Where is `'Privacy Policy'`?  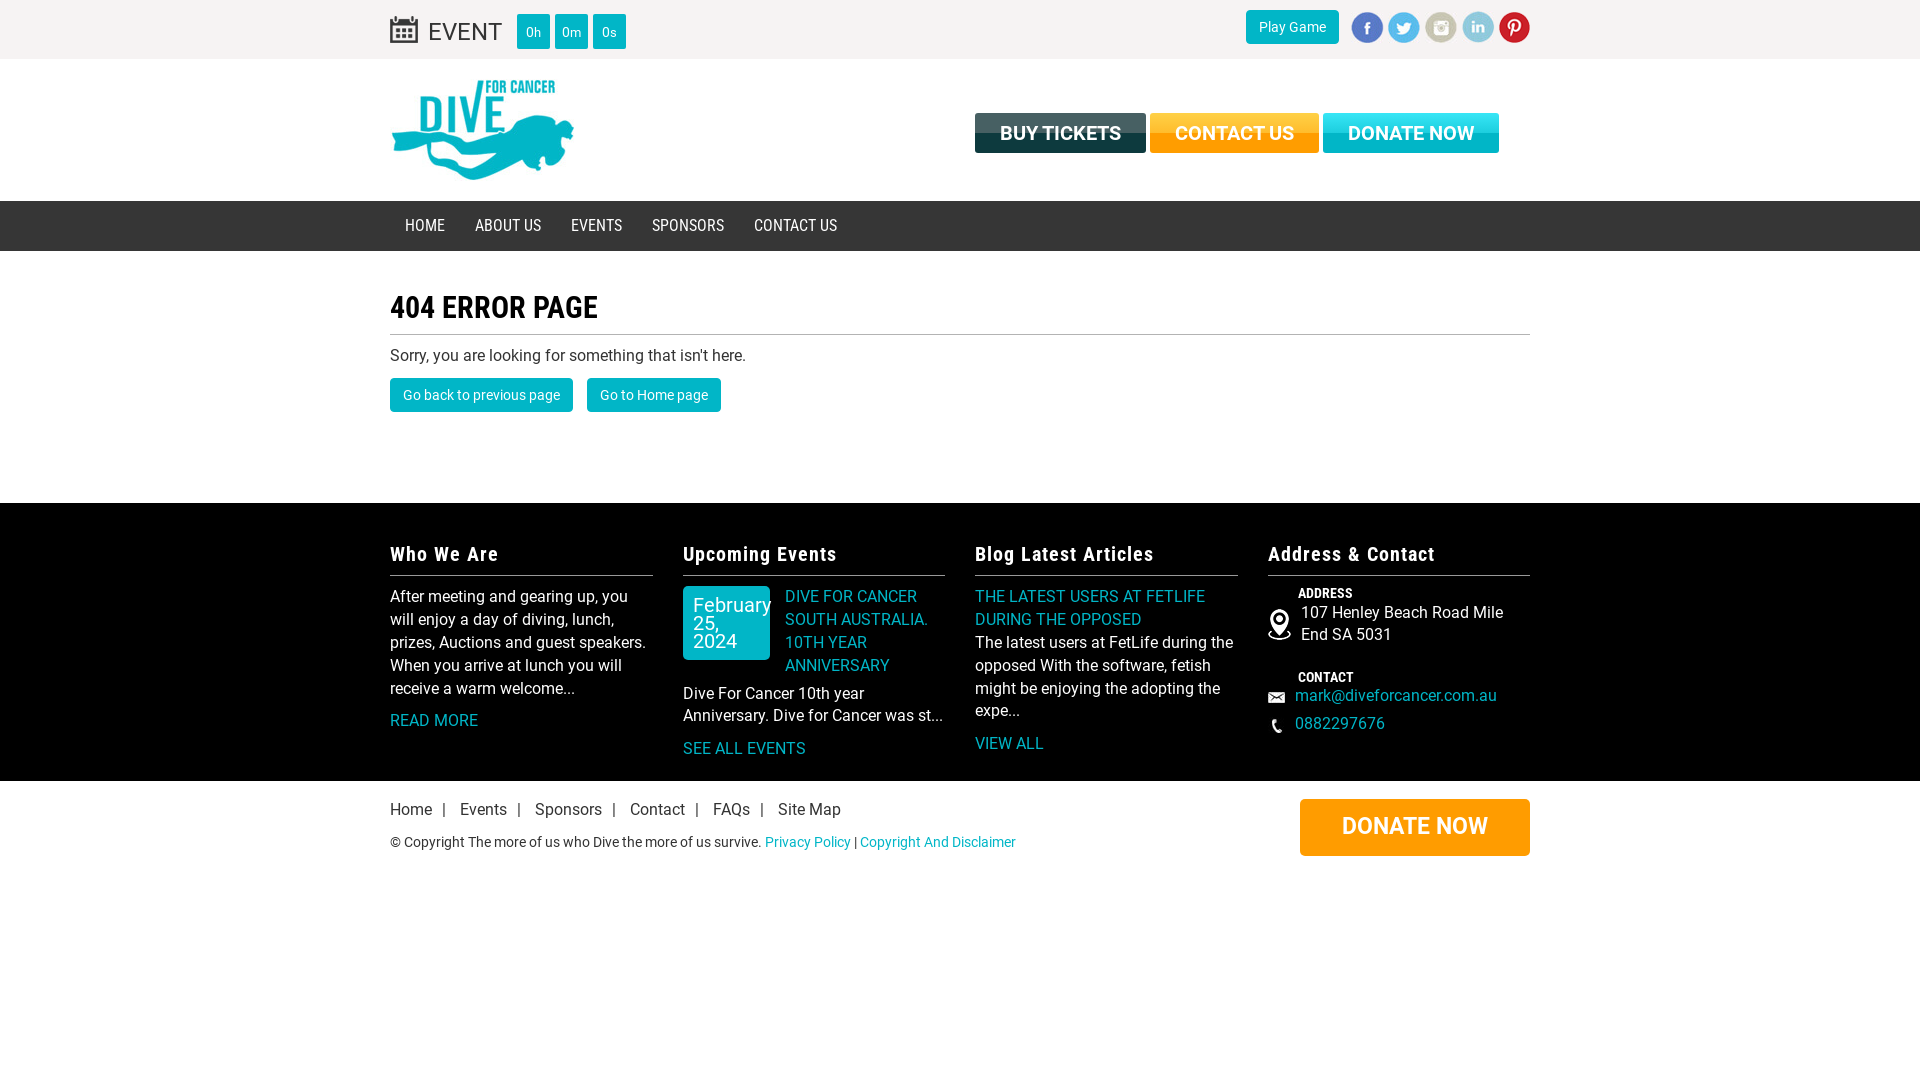
'Privacy Policy' is located at coordinates (807, 841).